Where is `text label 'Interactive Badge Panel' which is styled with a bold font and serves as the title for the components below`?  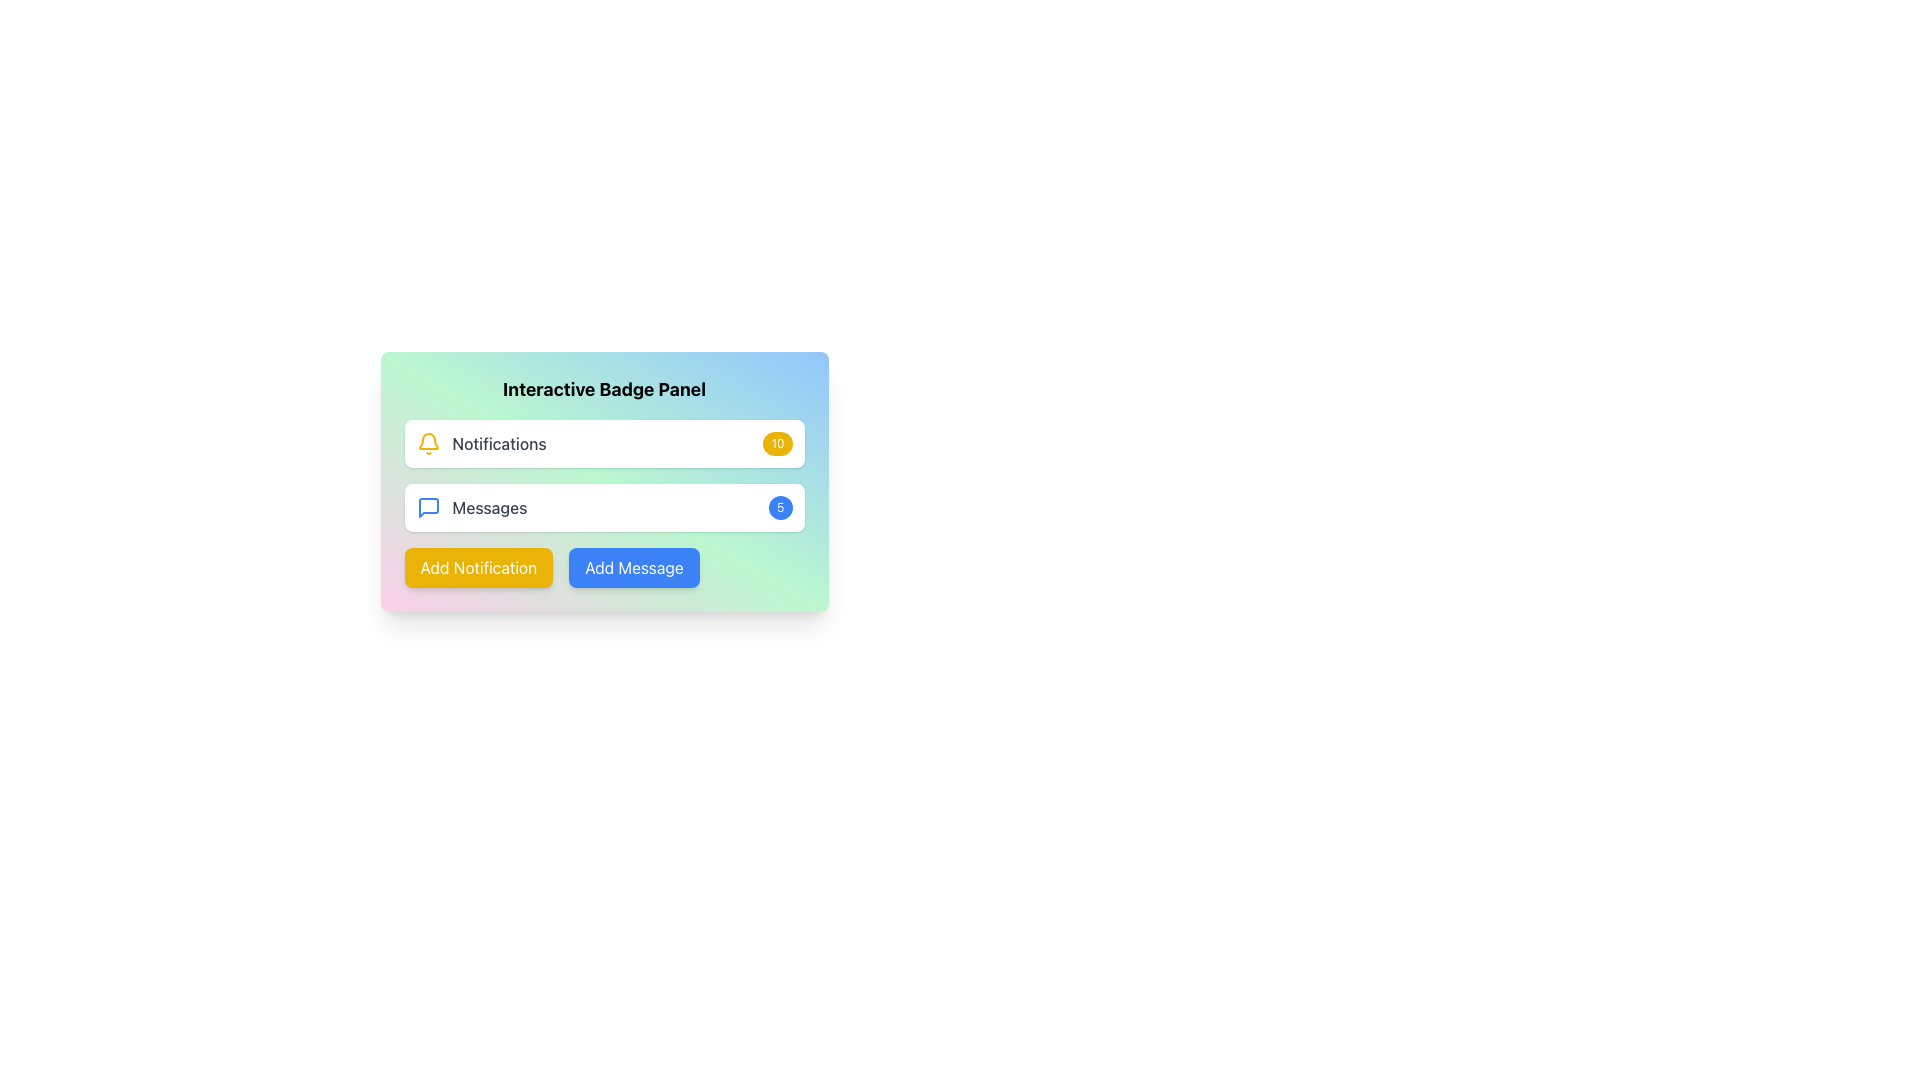
text label 'Interactive Badge Panel' which is styled with a bold font and serves as the title for the components below is located at coordinates (603, 389).